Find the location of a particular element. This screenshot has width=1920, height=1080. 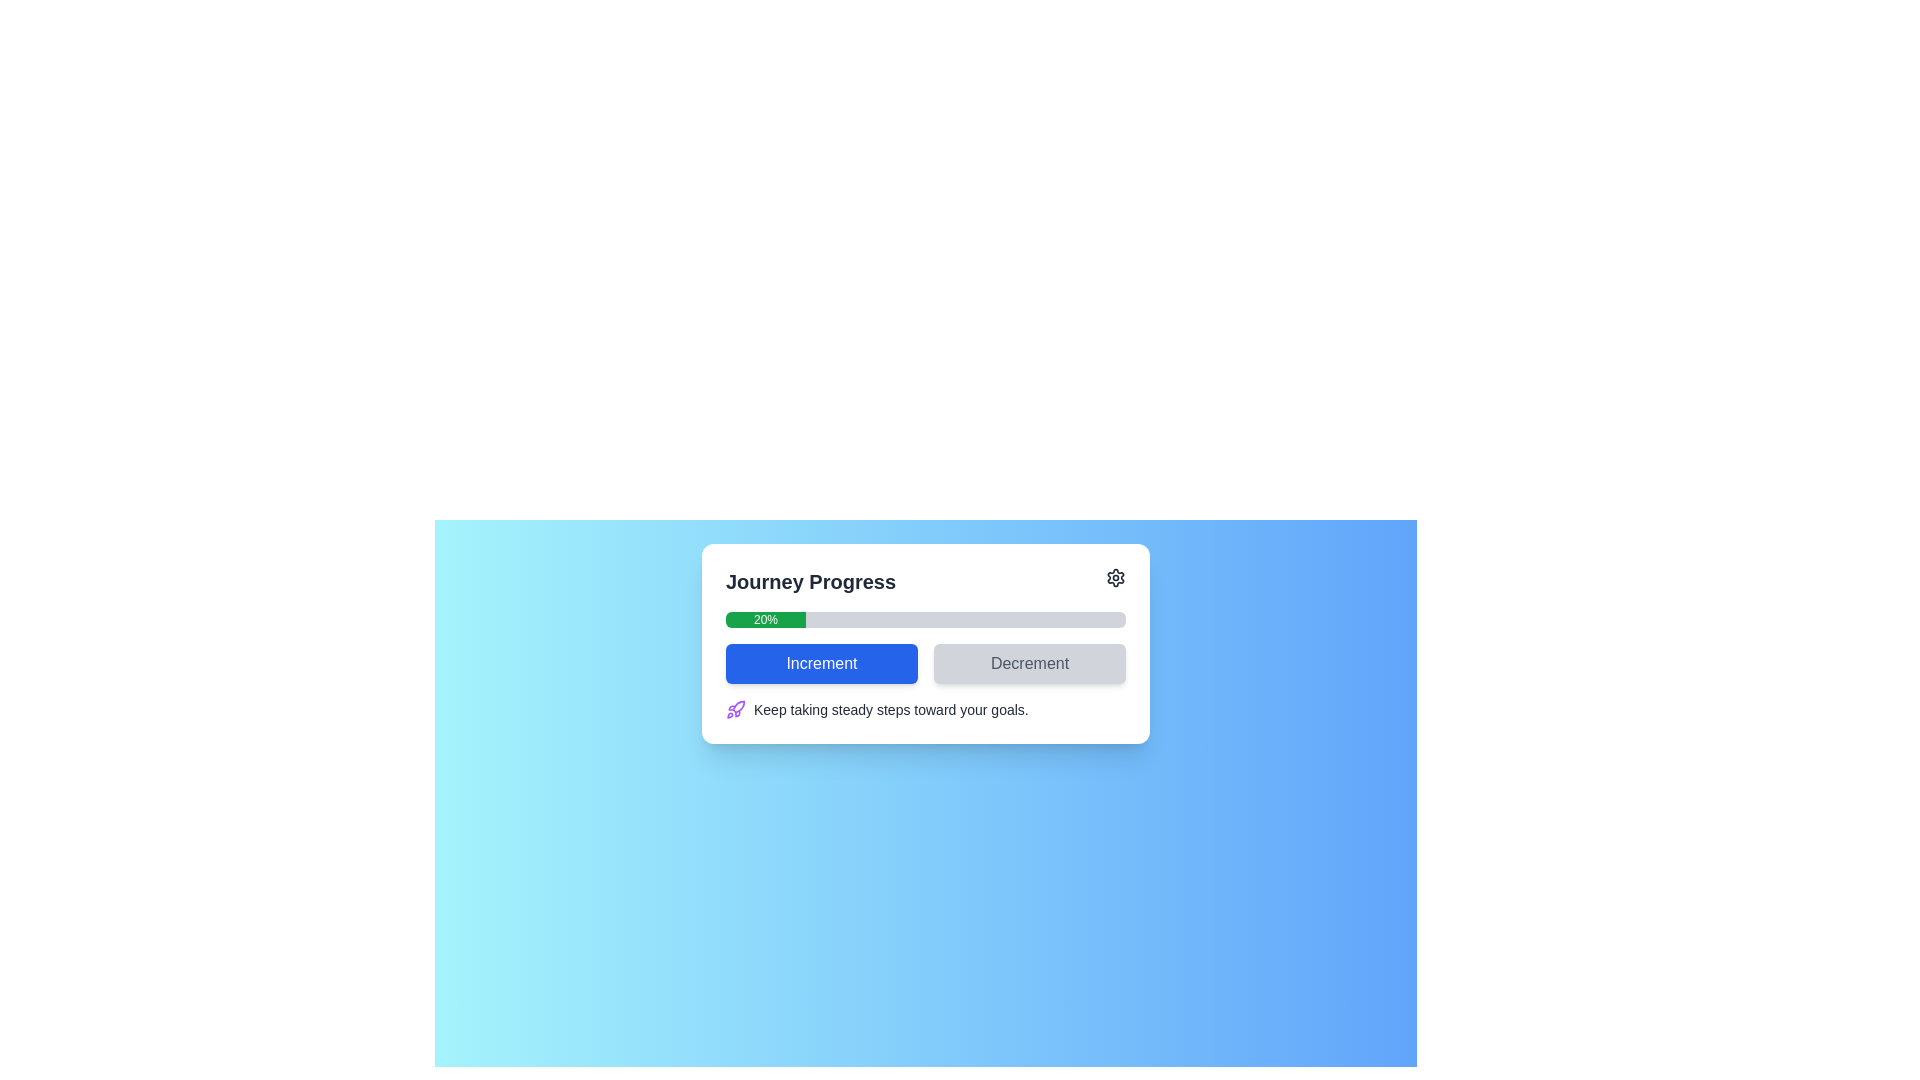

the progress bar indicating 20% completion that is located in the central rectangular card below the 'Journey Progress' header and above the 'Increment' and 'Decrement' buttons is located at coordinates (925, 619).